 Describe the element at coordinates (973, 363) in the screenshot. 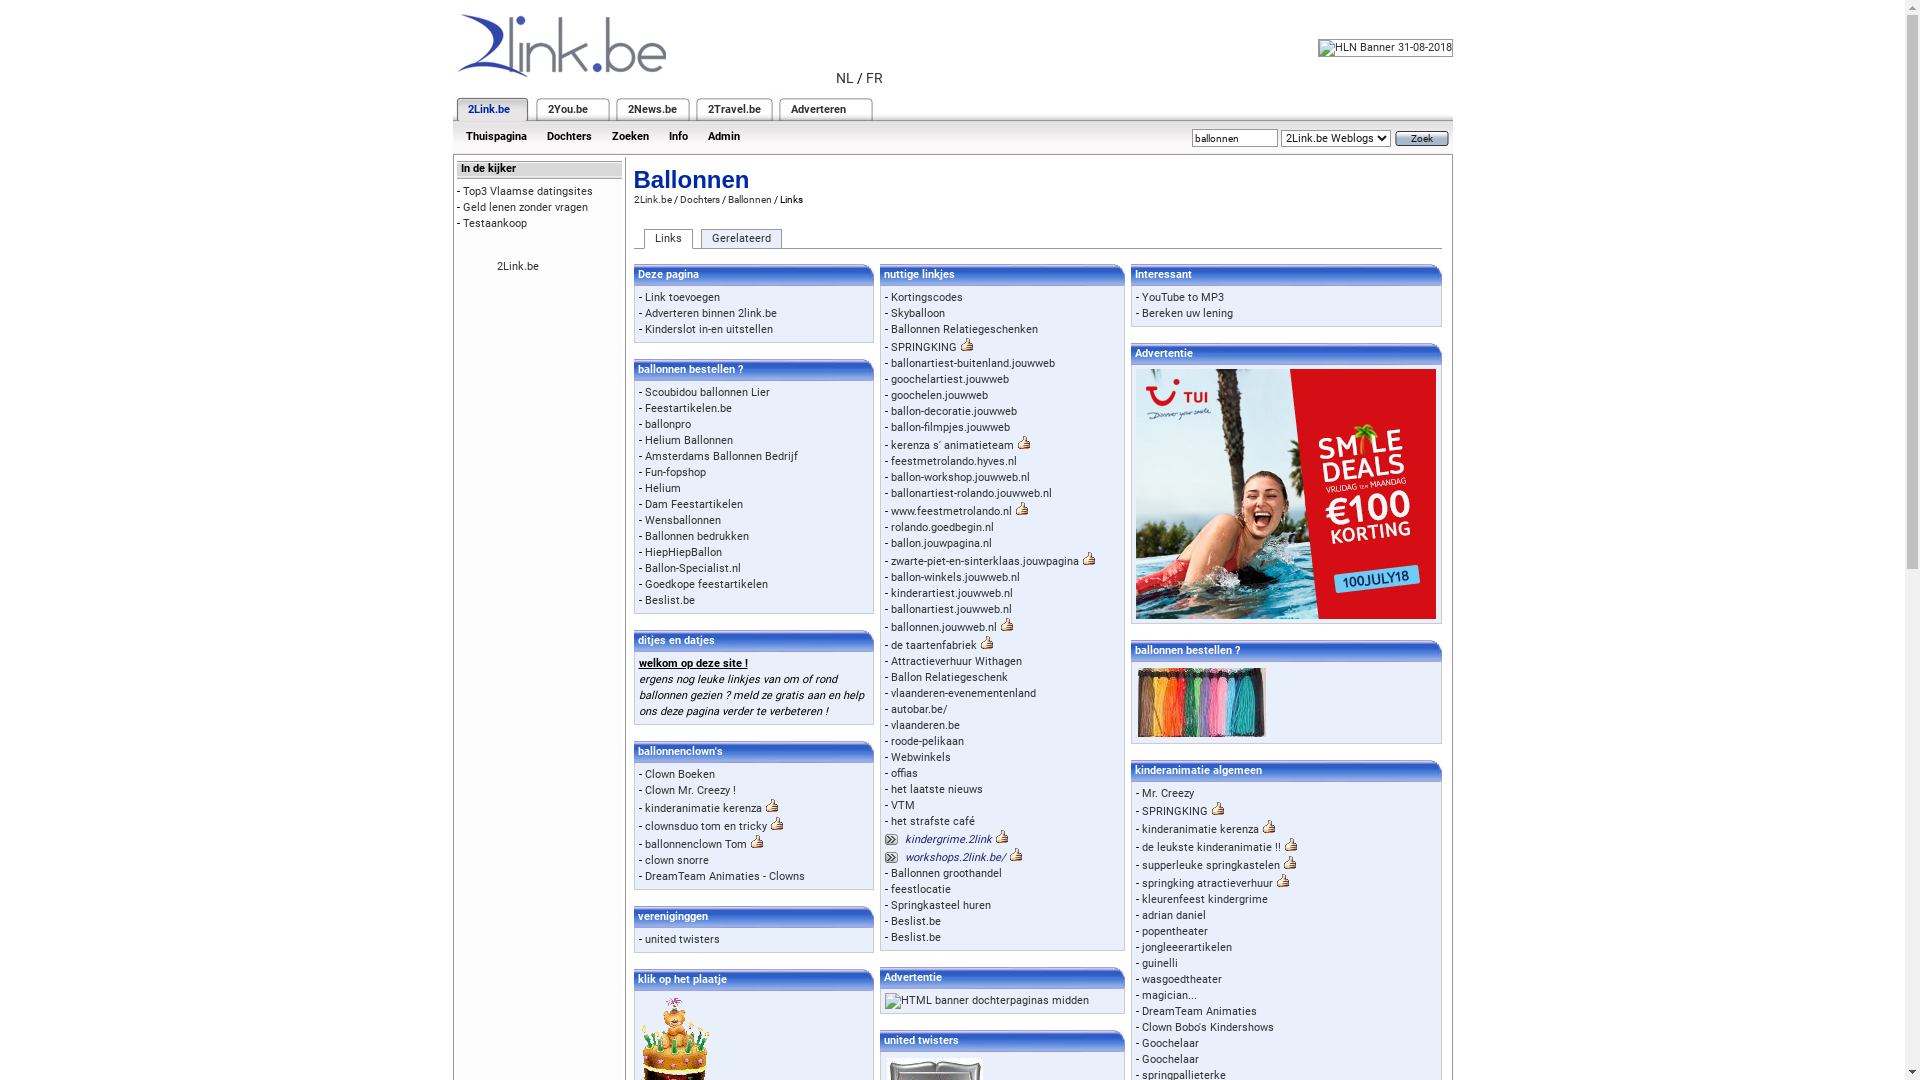

I see `'ballonartiest-buitenland.jouwweb'` at that location.